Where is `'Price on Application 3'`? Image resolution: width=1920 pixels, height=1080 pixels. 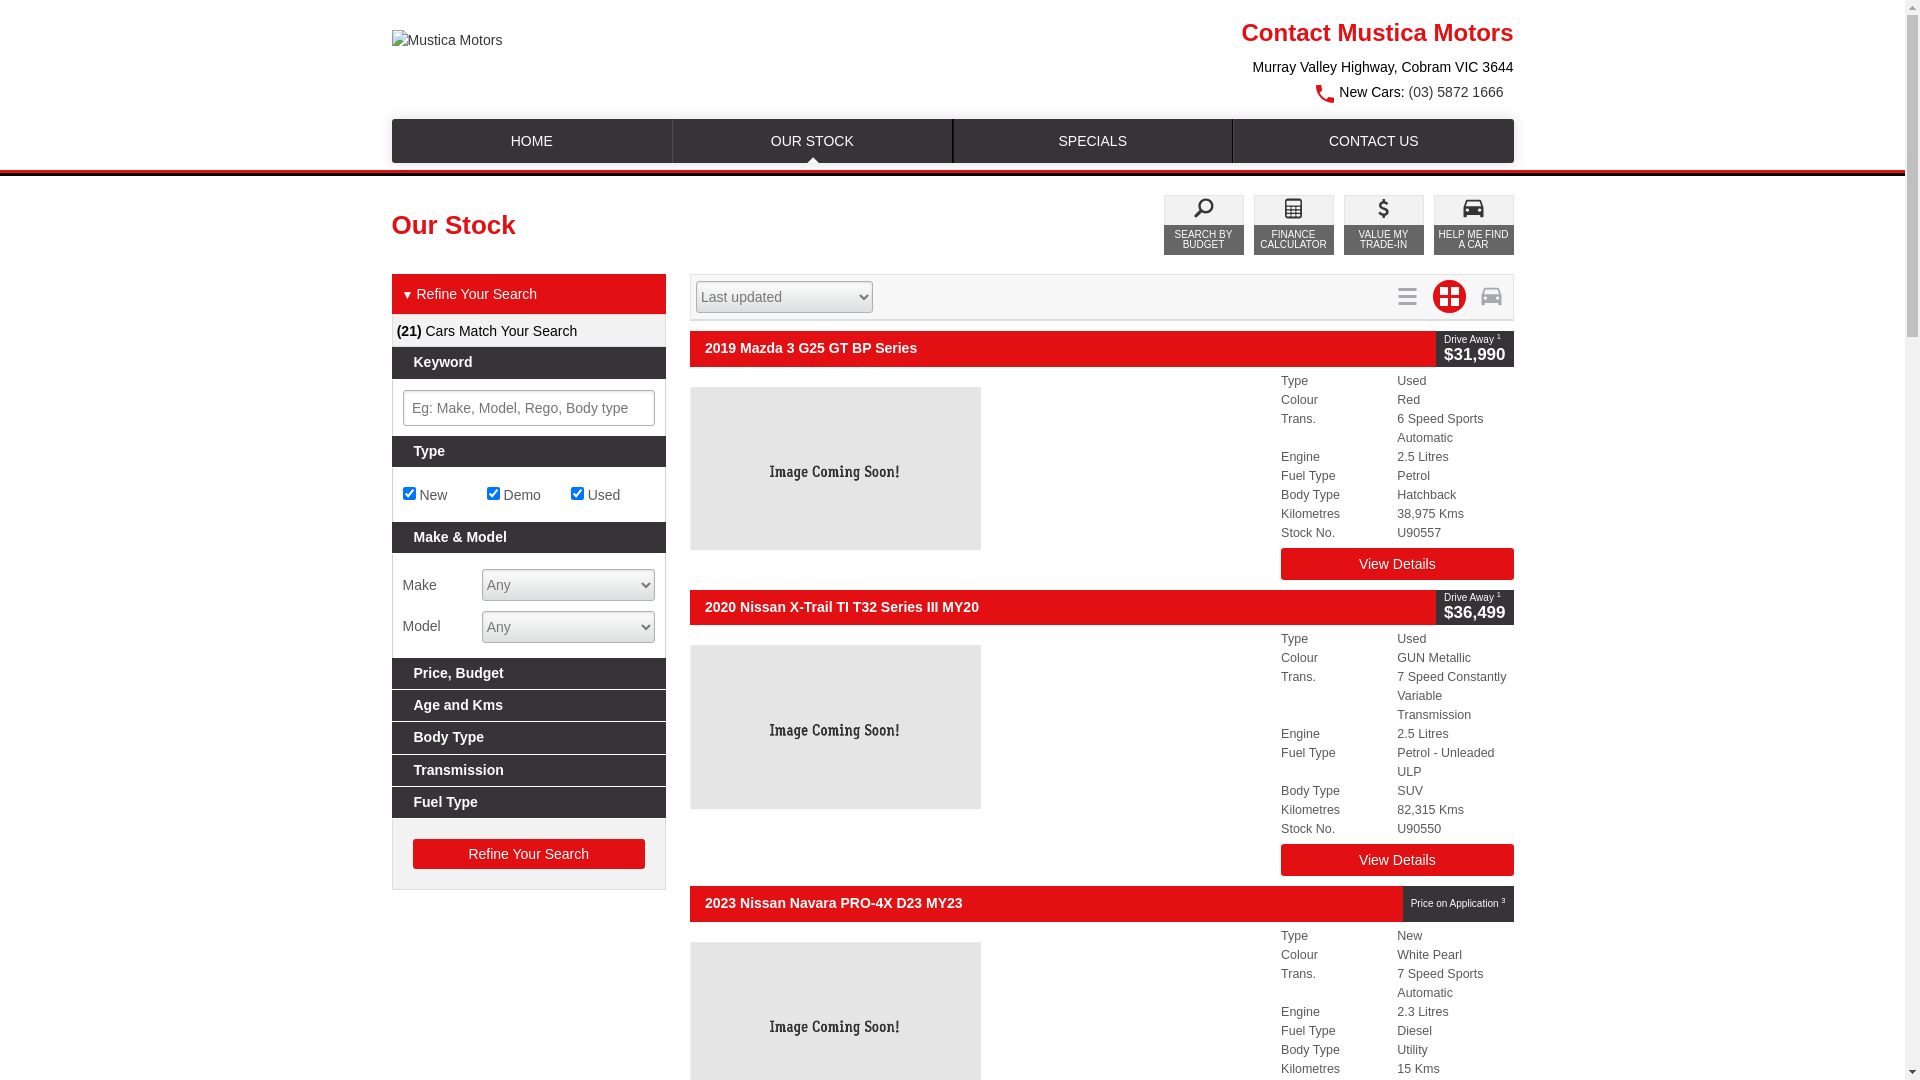 'Price on Application 3' is located at coordinates (1401, 903).